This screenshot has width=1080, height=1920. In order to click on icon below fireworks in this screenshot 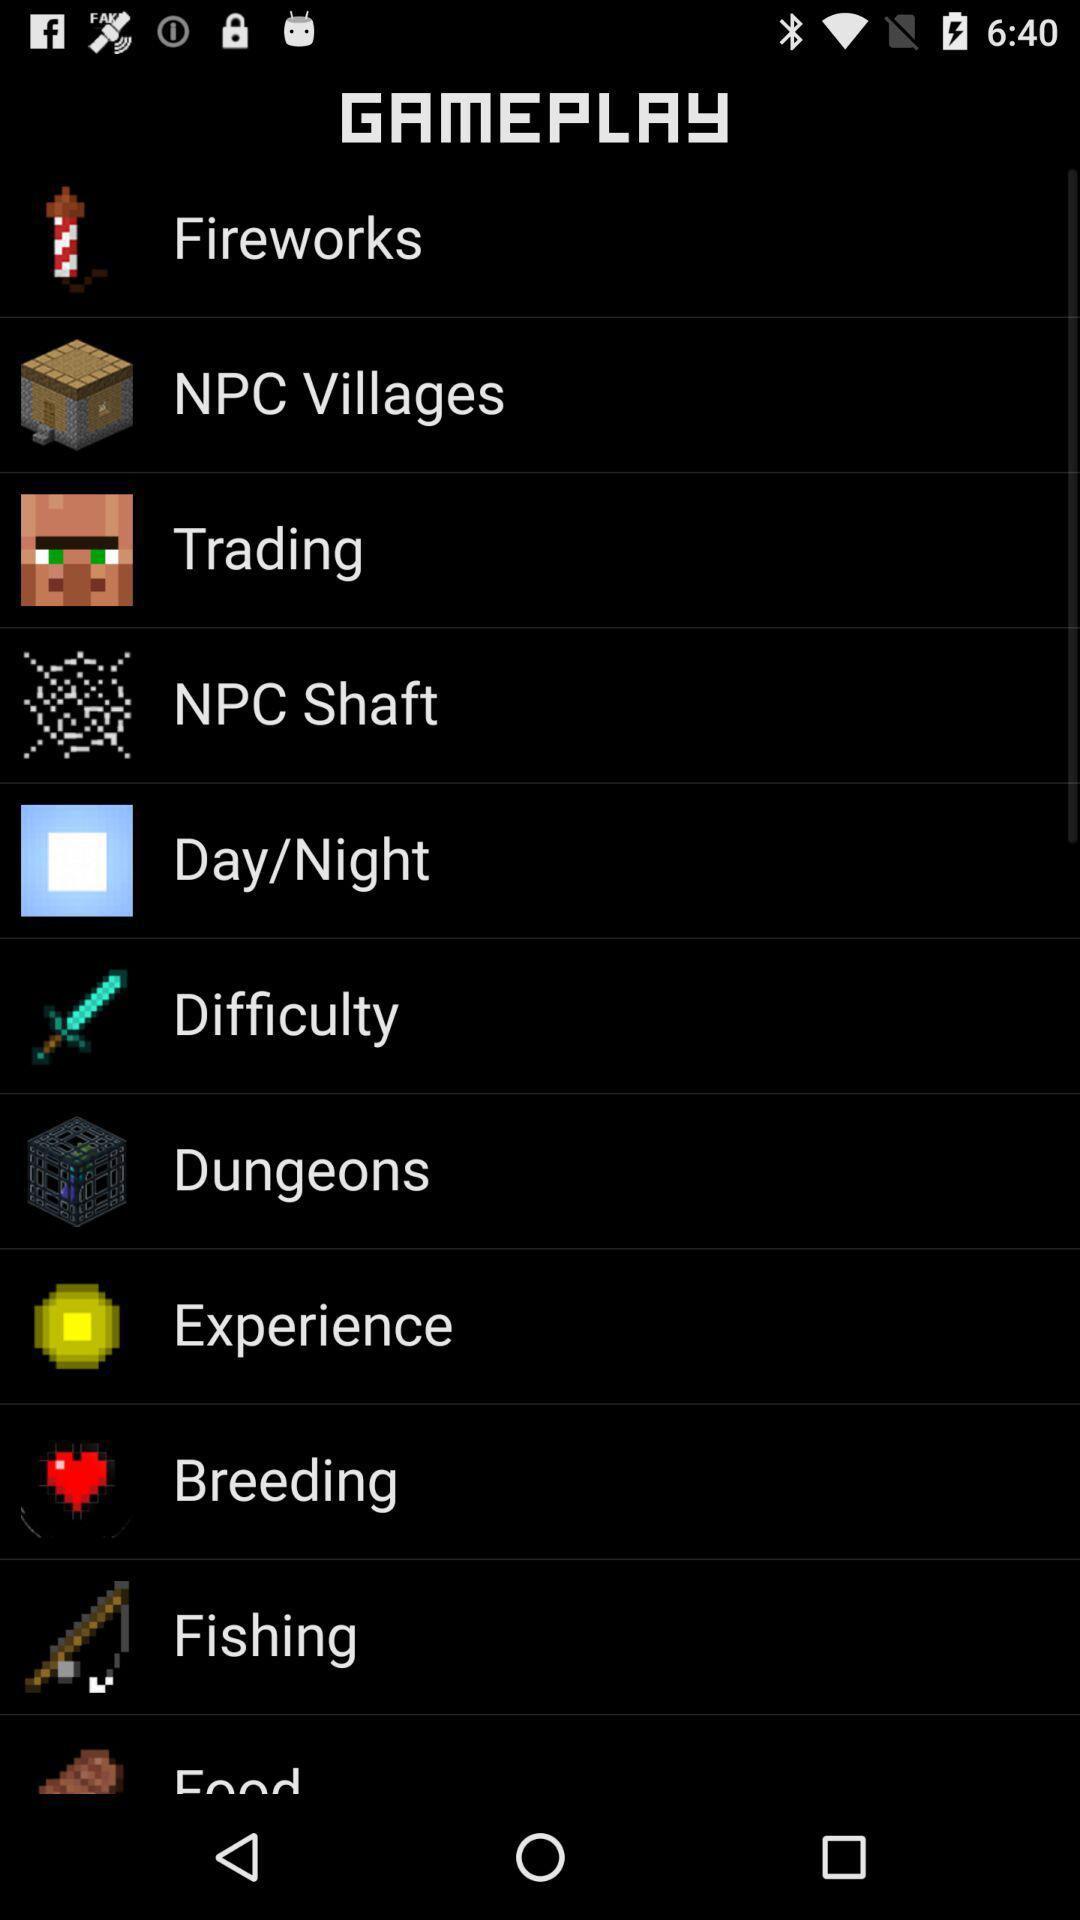, I will do `click(338, 391)`.